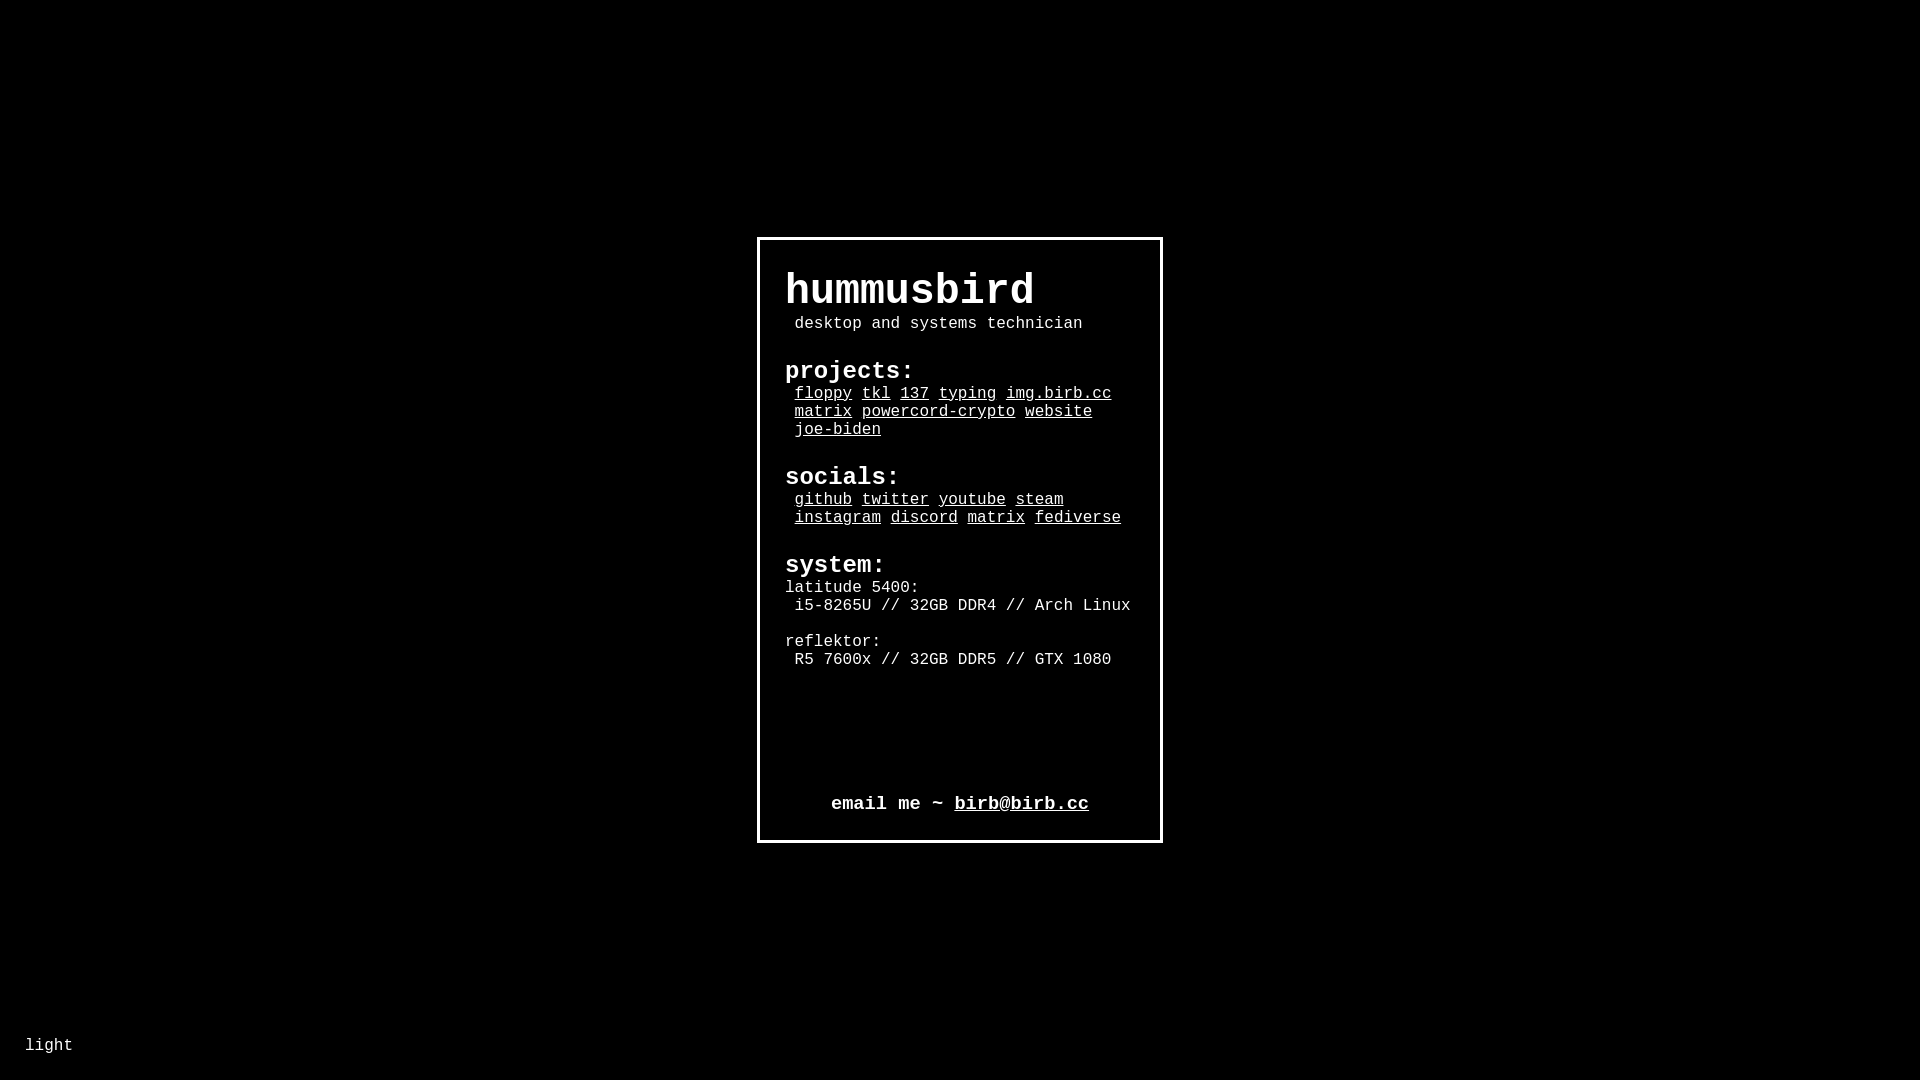 The image size is (1920, 1080). What do you see at coordinates (862, 411) in the screenshot?
I see `'powercord-crypto'` at bounding box center [862, 411].